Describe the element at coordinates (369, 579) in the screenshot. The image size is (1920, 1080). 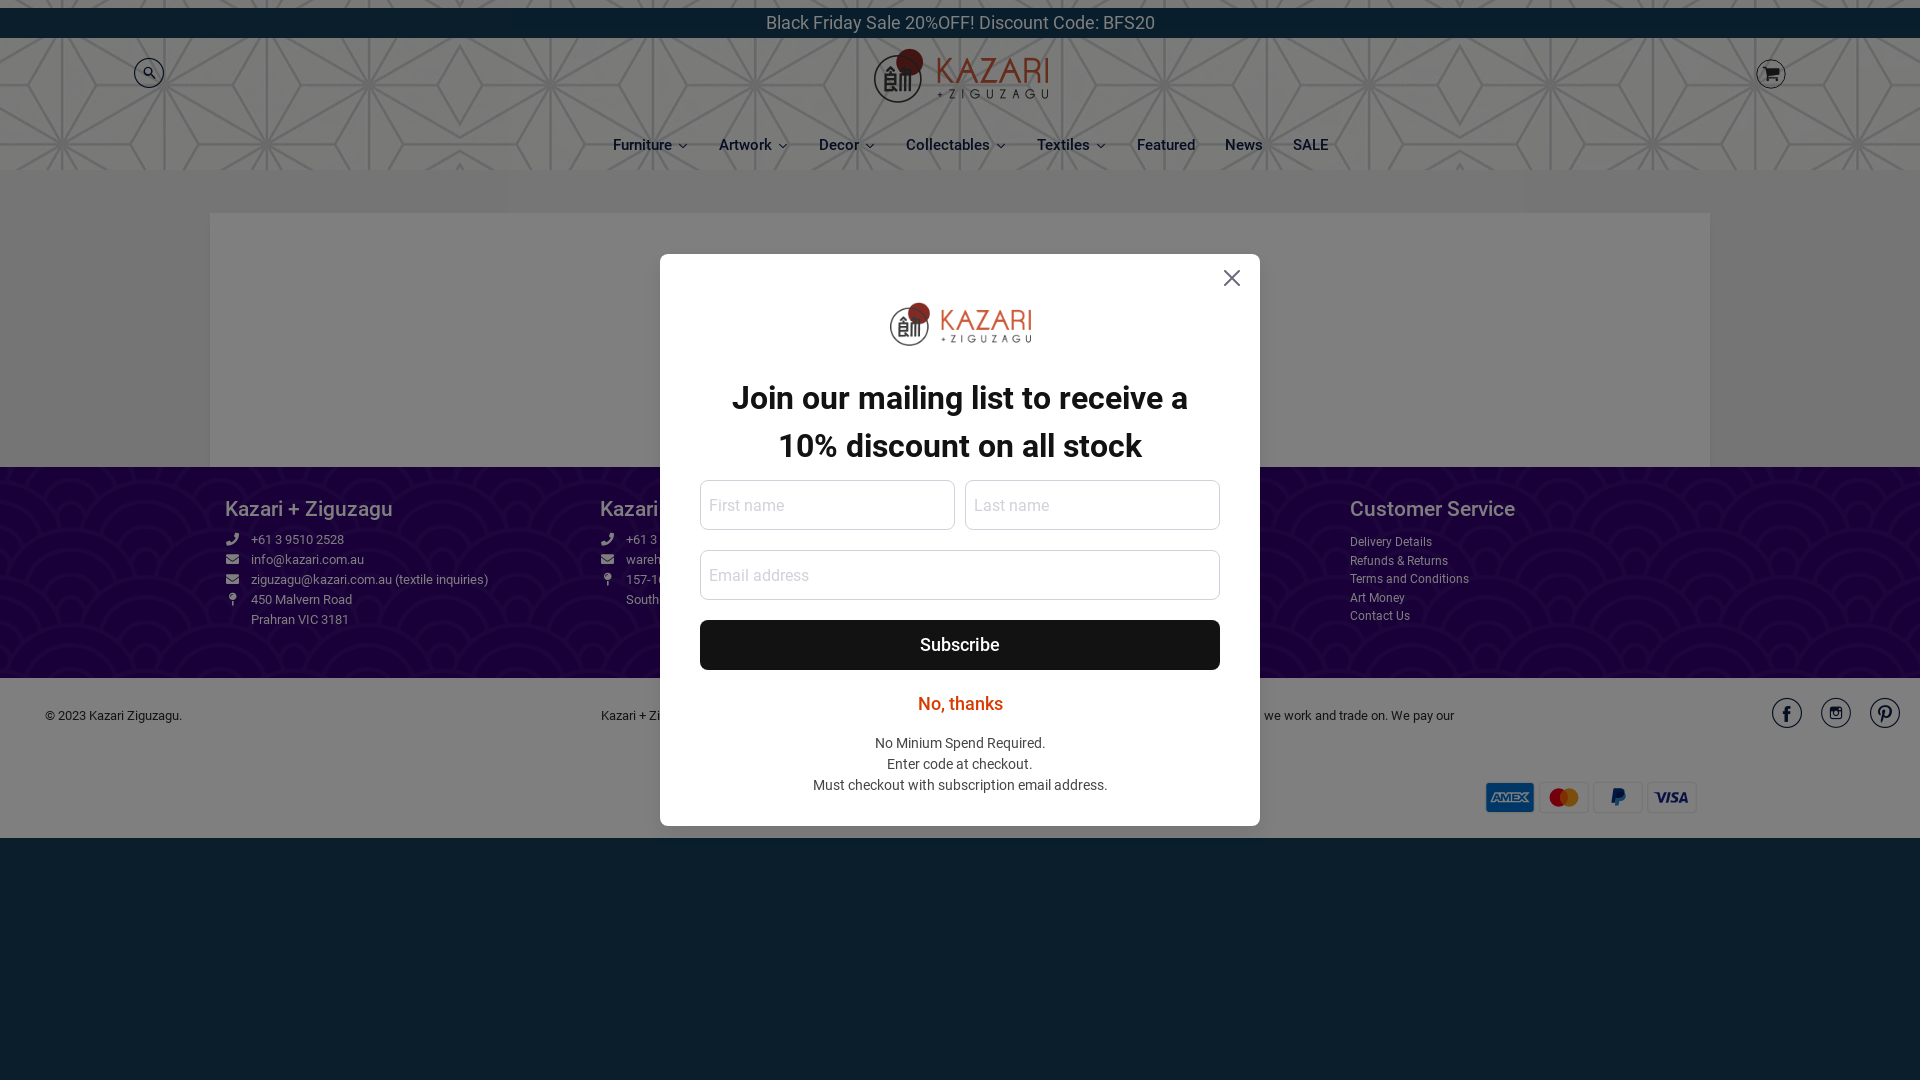
I see `'ziguzagu@kazari.com.au (textile inquiries)'` at that location.